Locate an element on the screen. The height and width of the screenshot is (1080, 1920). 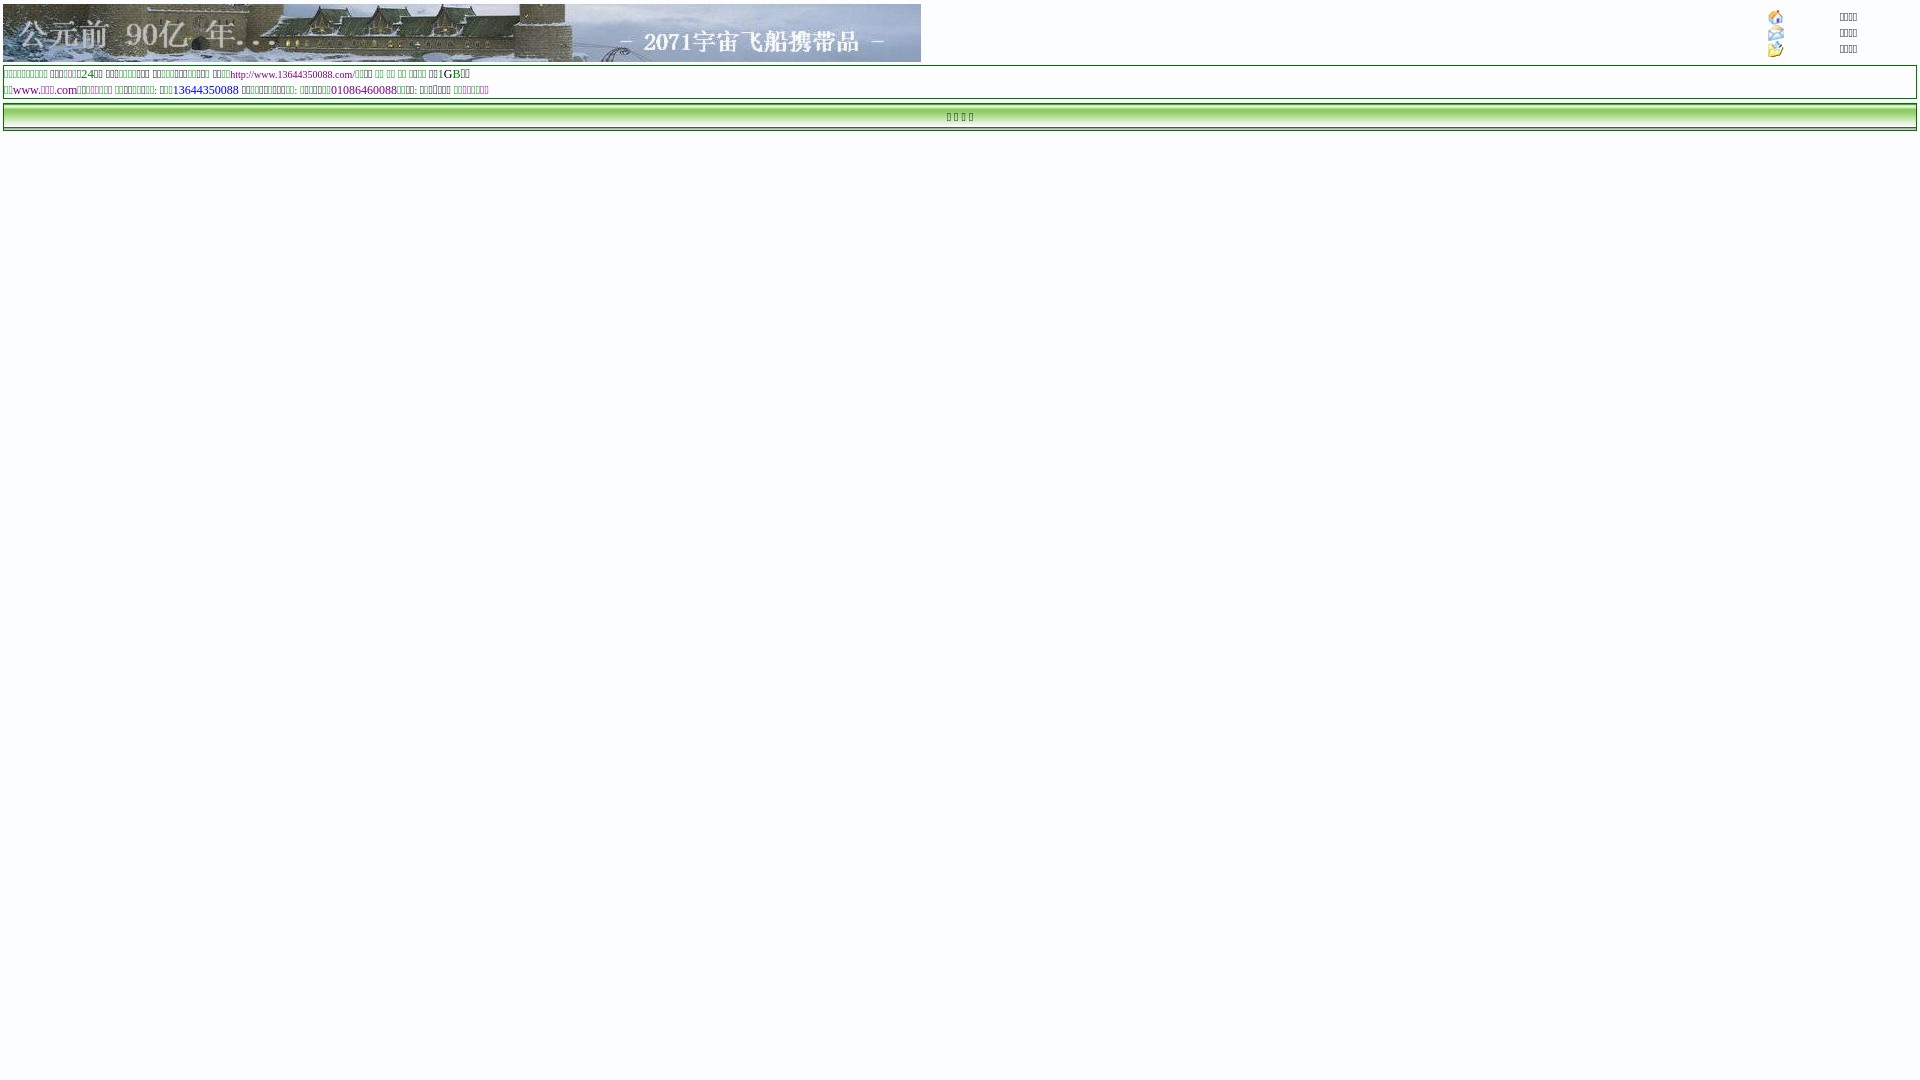
'G' is located at coordinates (447, 72).